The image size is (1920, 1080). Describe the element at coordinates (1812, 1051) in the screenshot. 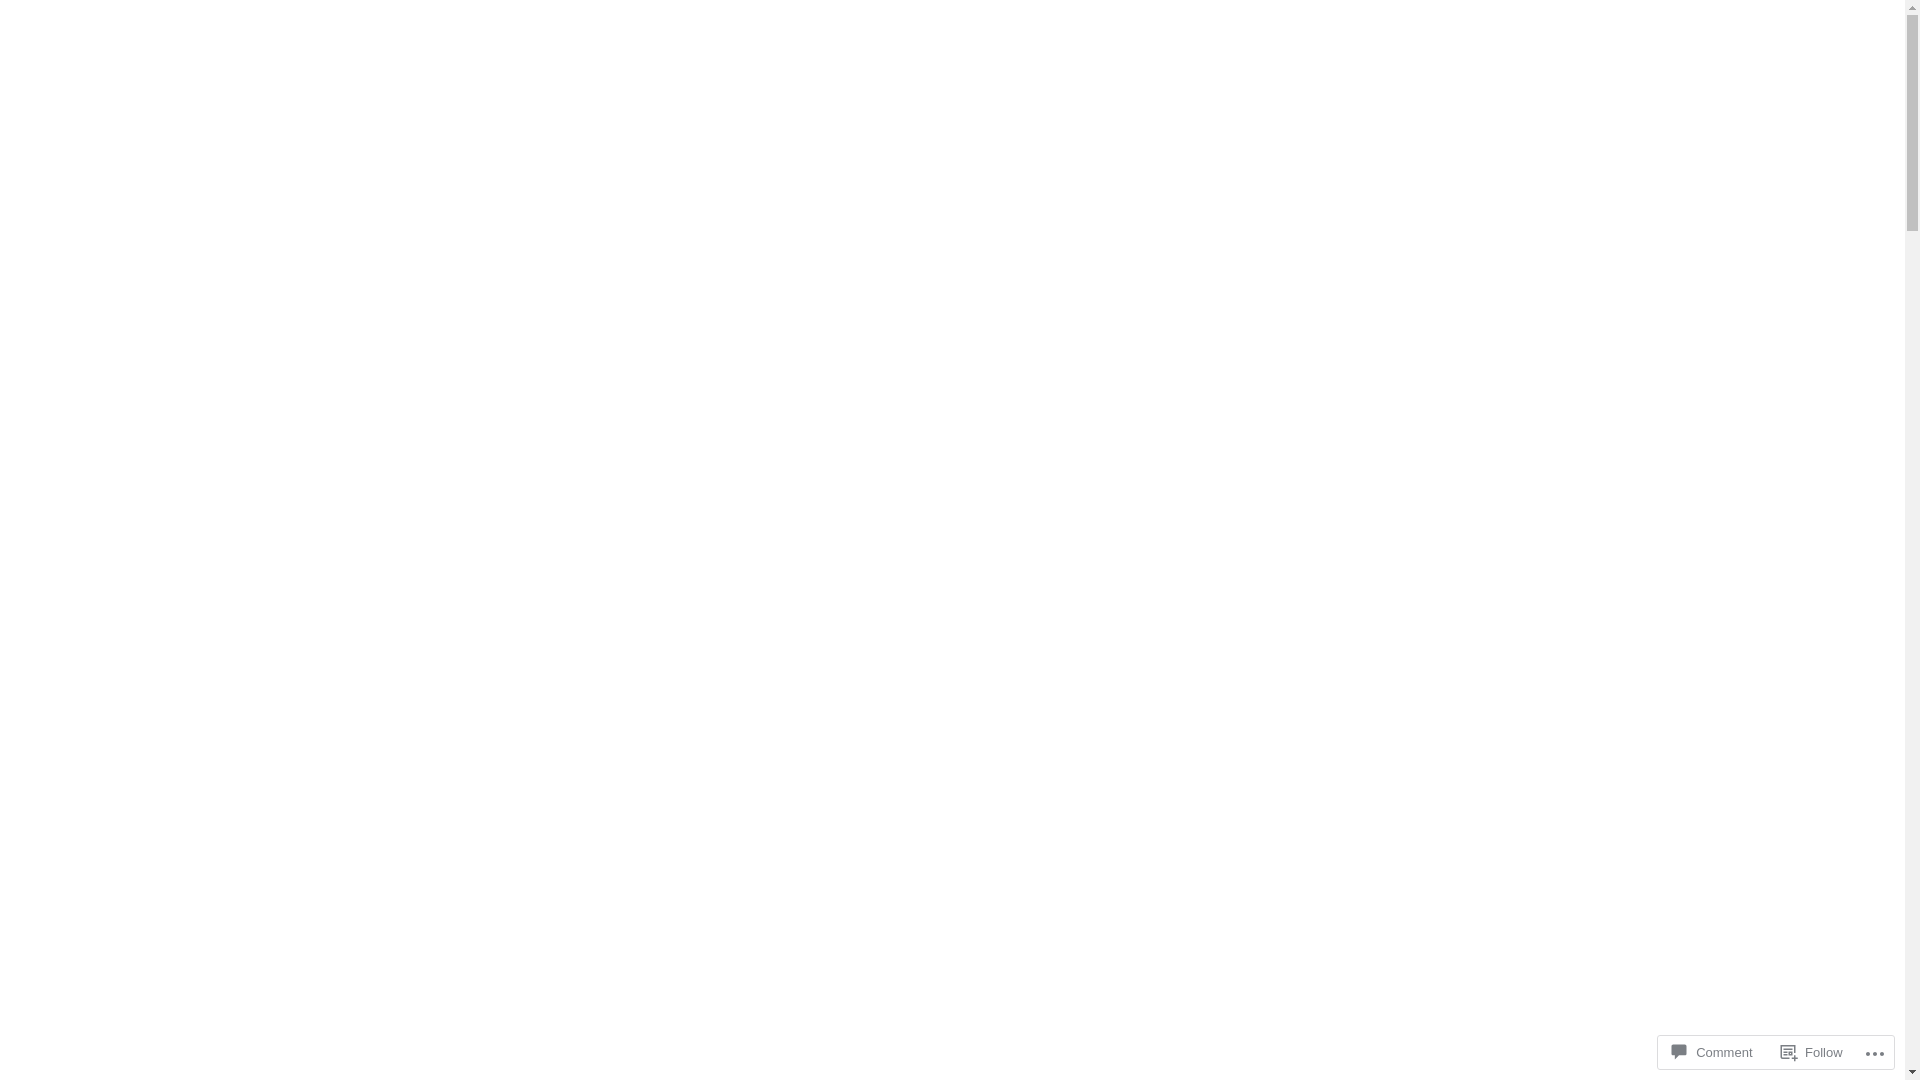

I see `'Follow'` at that location.